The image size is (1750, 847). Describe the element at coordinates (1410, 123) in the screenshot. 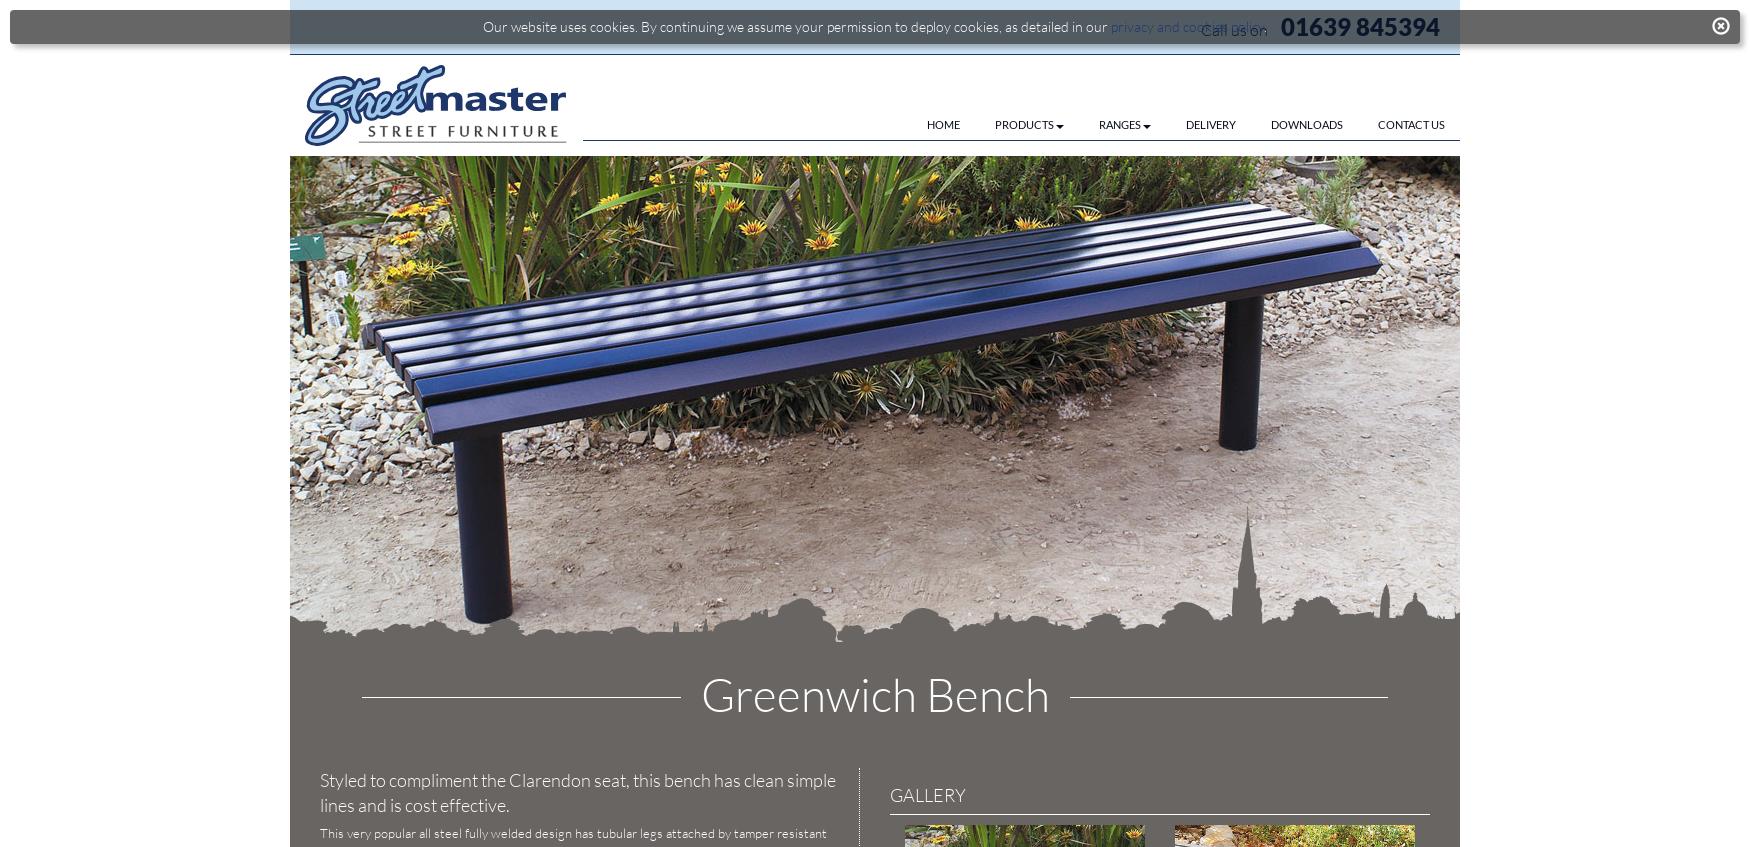

I see `'CONTACT US'` at that location.